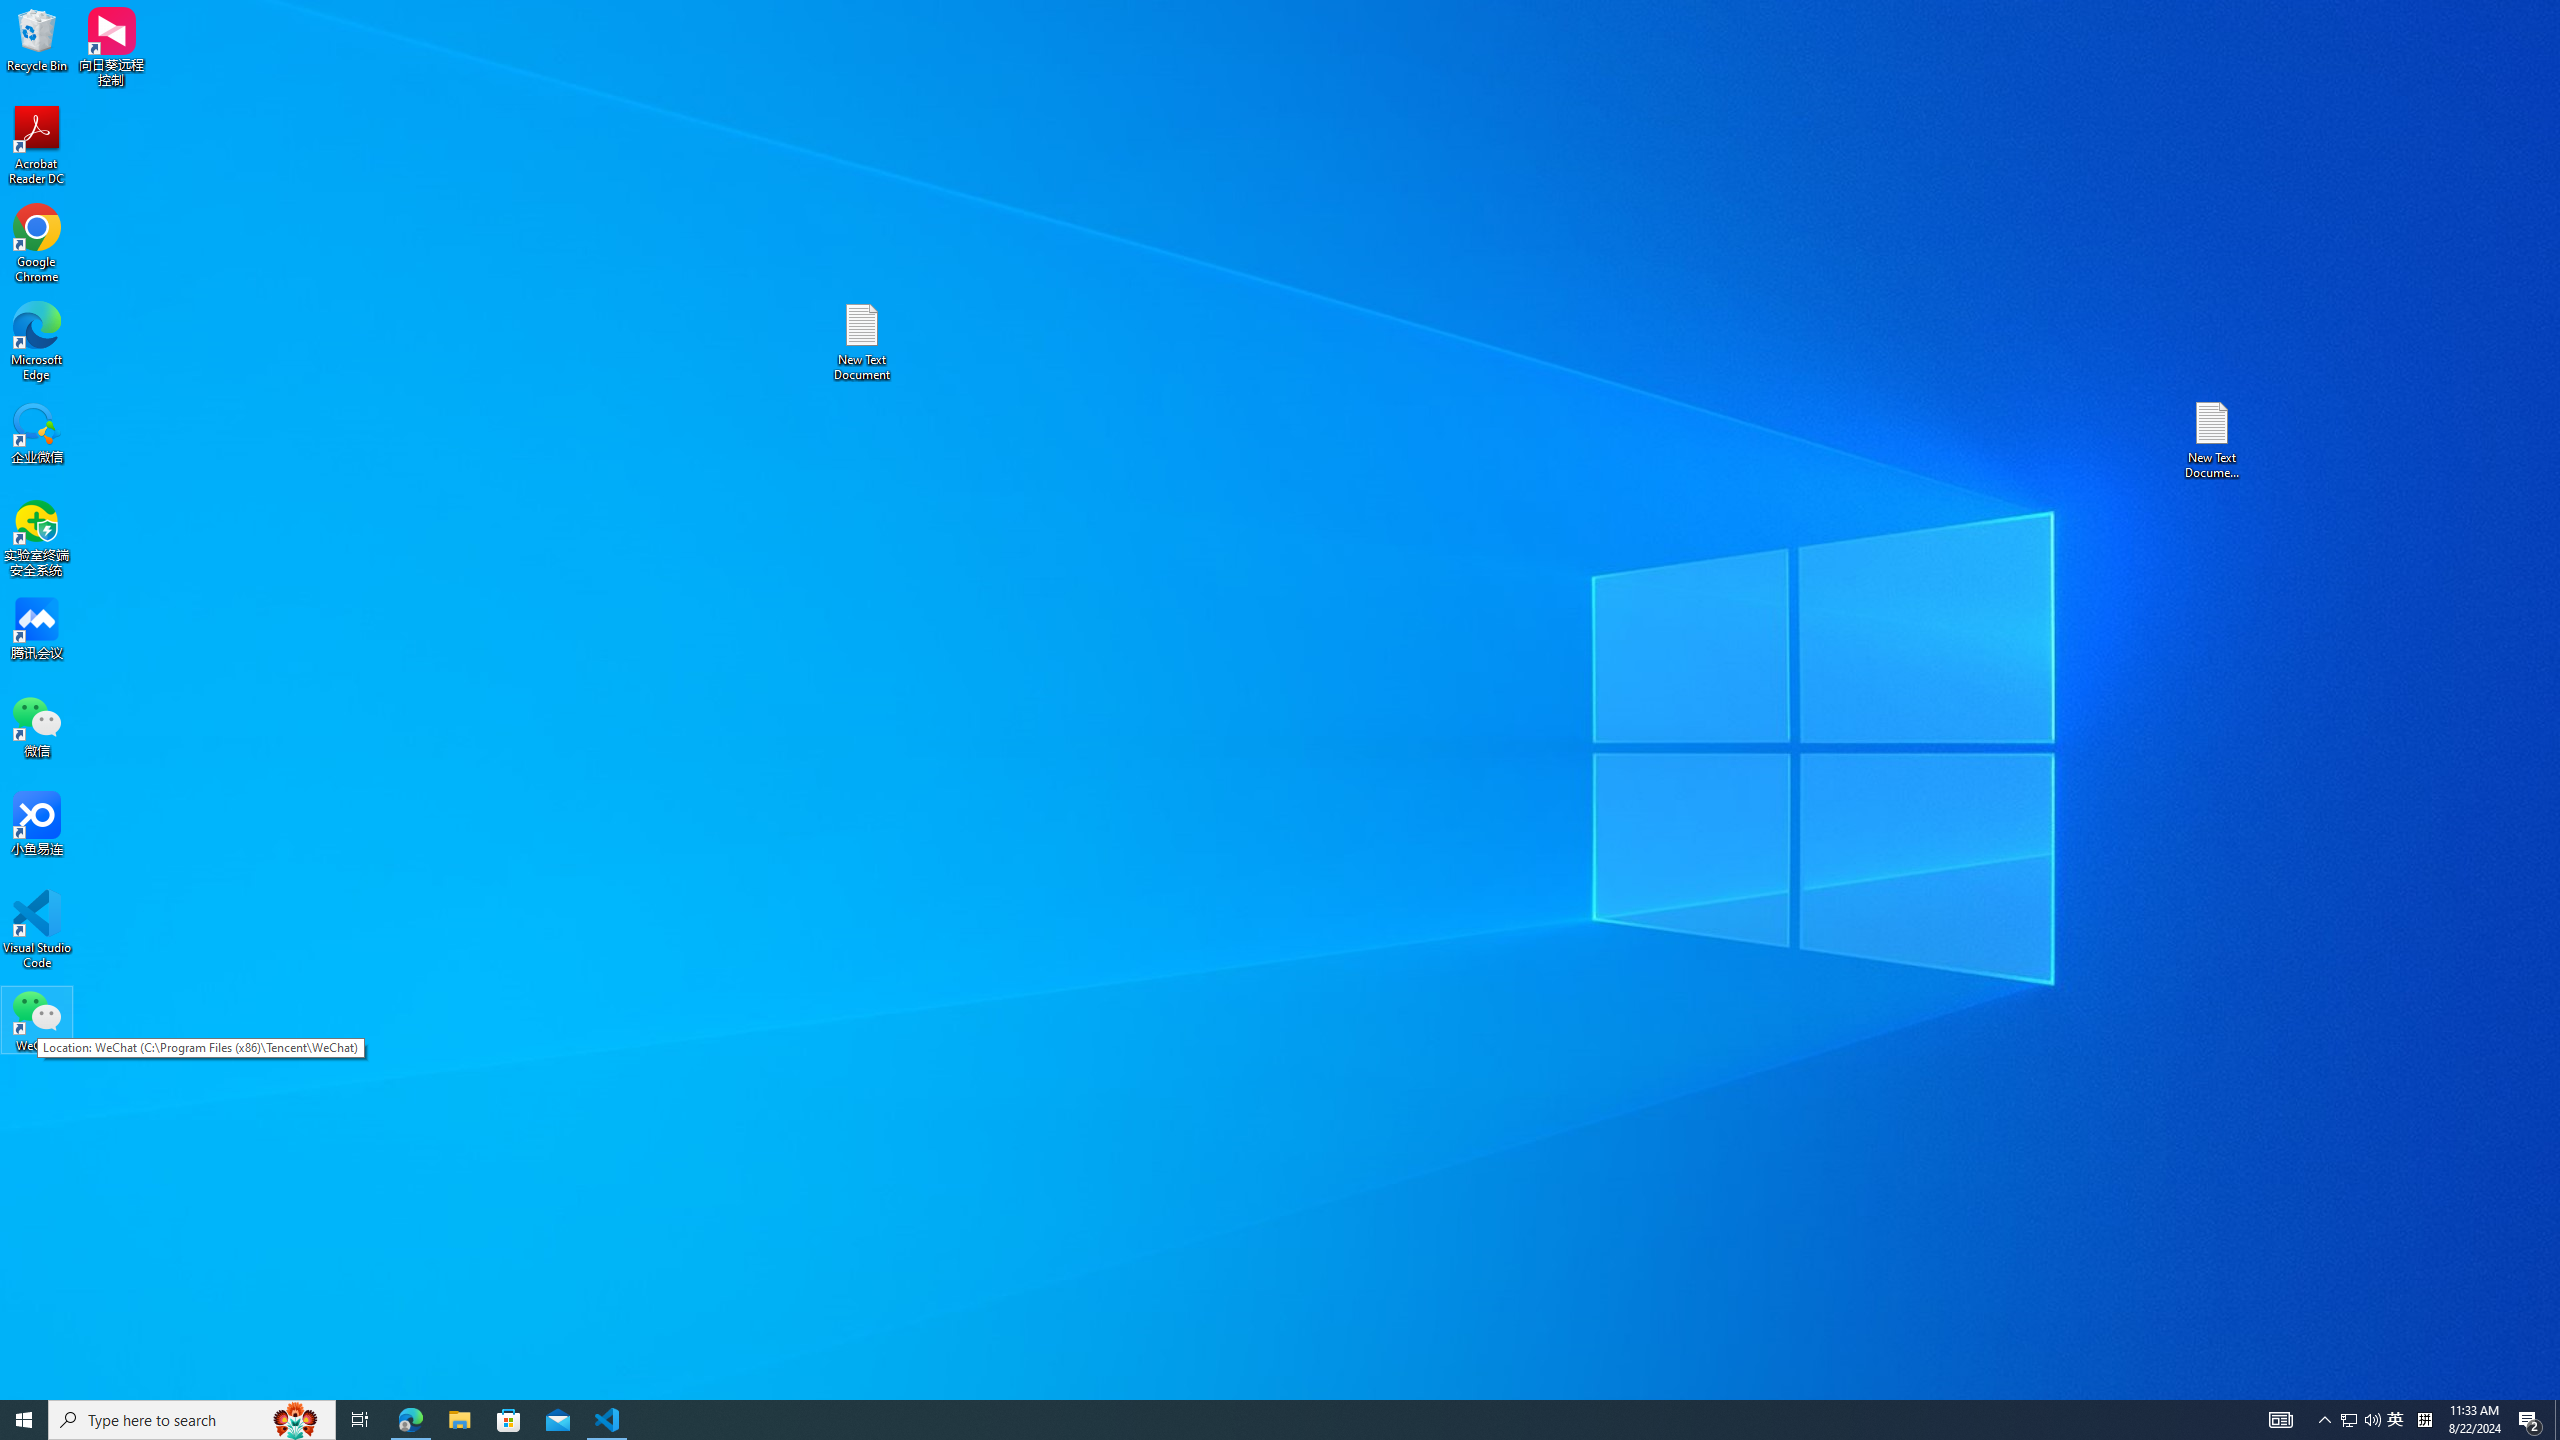 This screenshot has width=2560, height=1440. What do you see at coordinates (2324, 1418) in the screenshot?
I see `'AutomationID: 4105'` at bounding box center [2324, 1418].